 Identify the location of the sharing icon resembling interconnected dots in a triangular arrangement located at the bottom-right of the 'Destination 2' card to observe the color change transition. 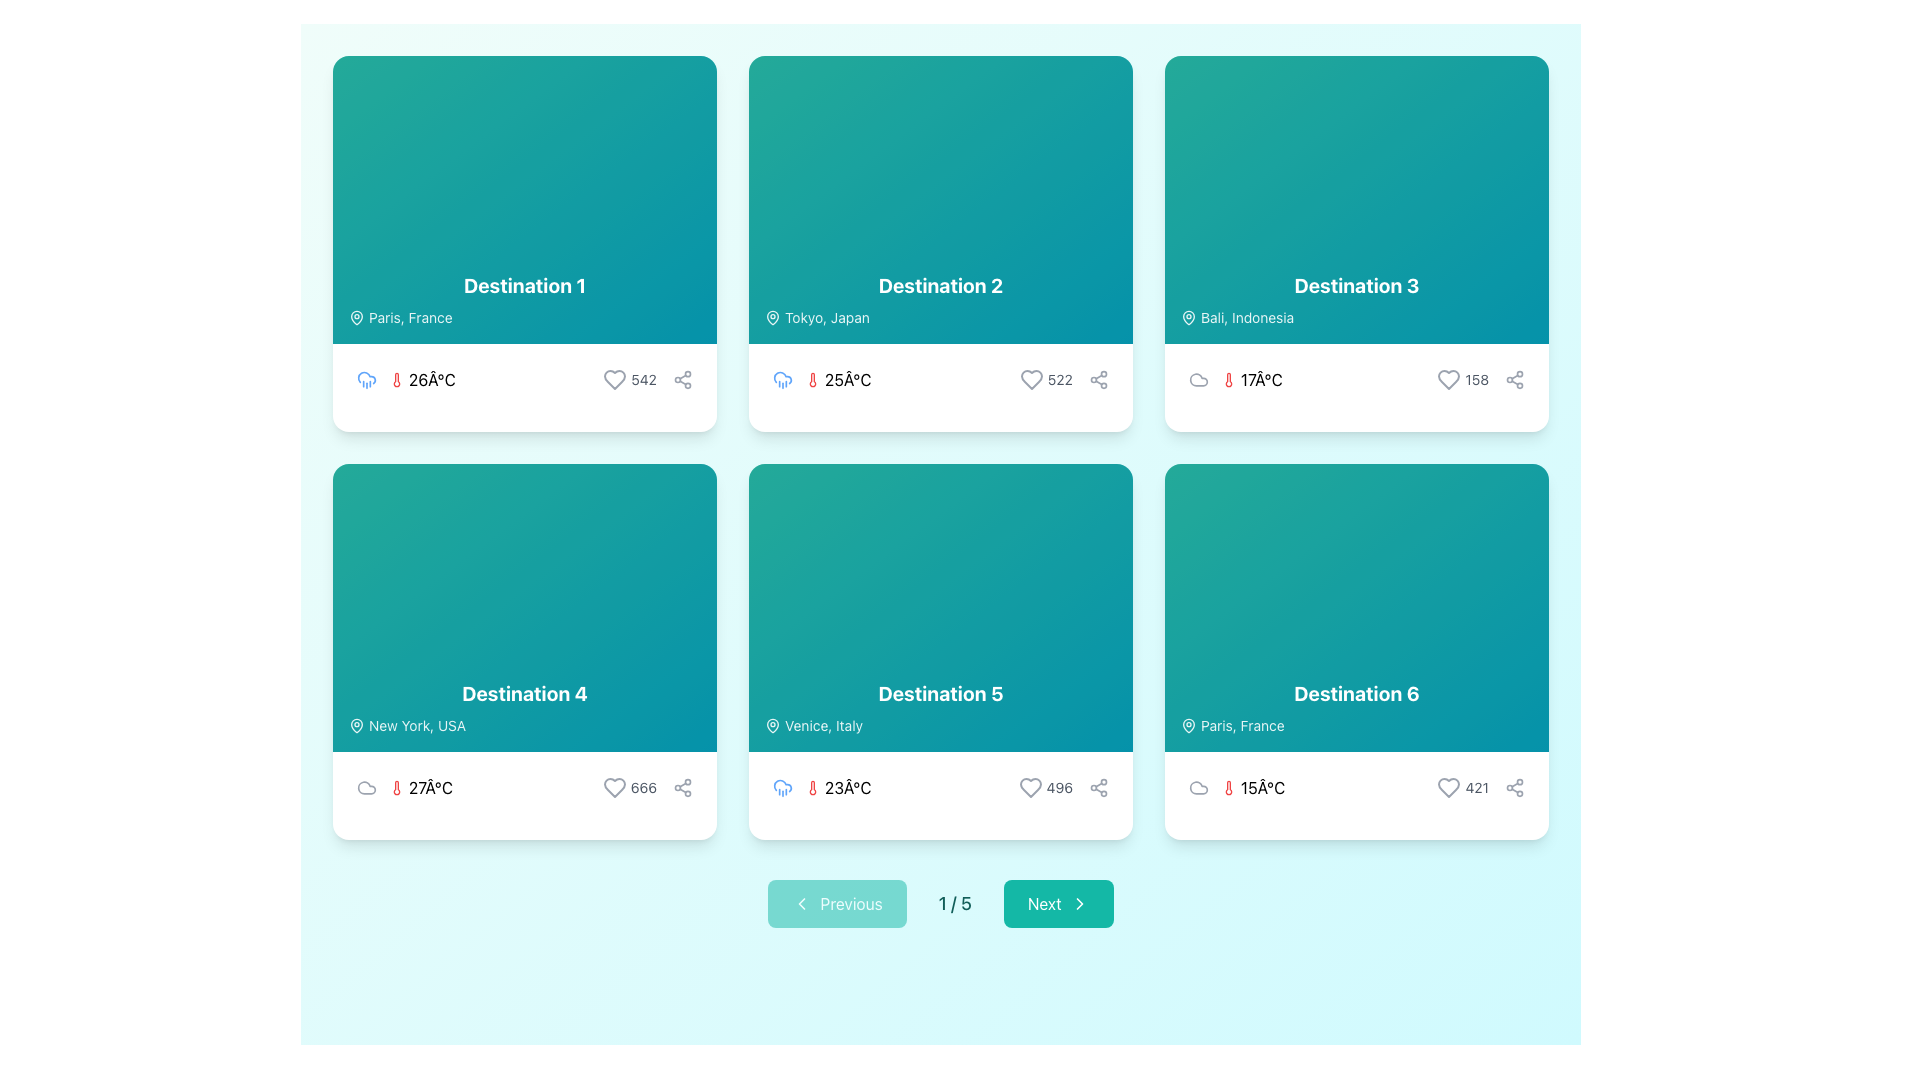
(1098, 380).